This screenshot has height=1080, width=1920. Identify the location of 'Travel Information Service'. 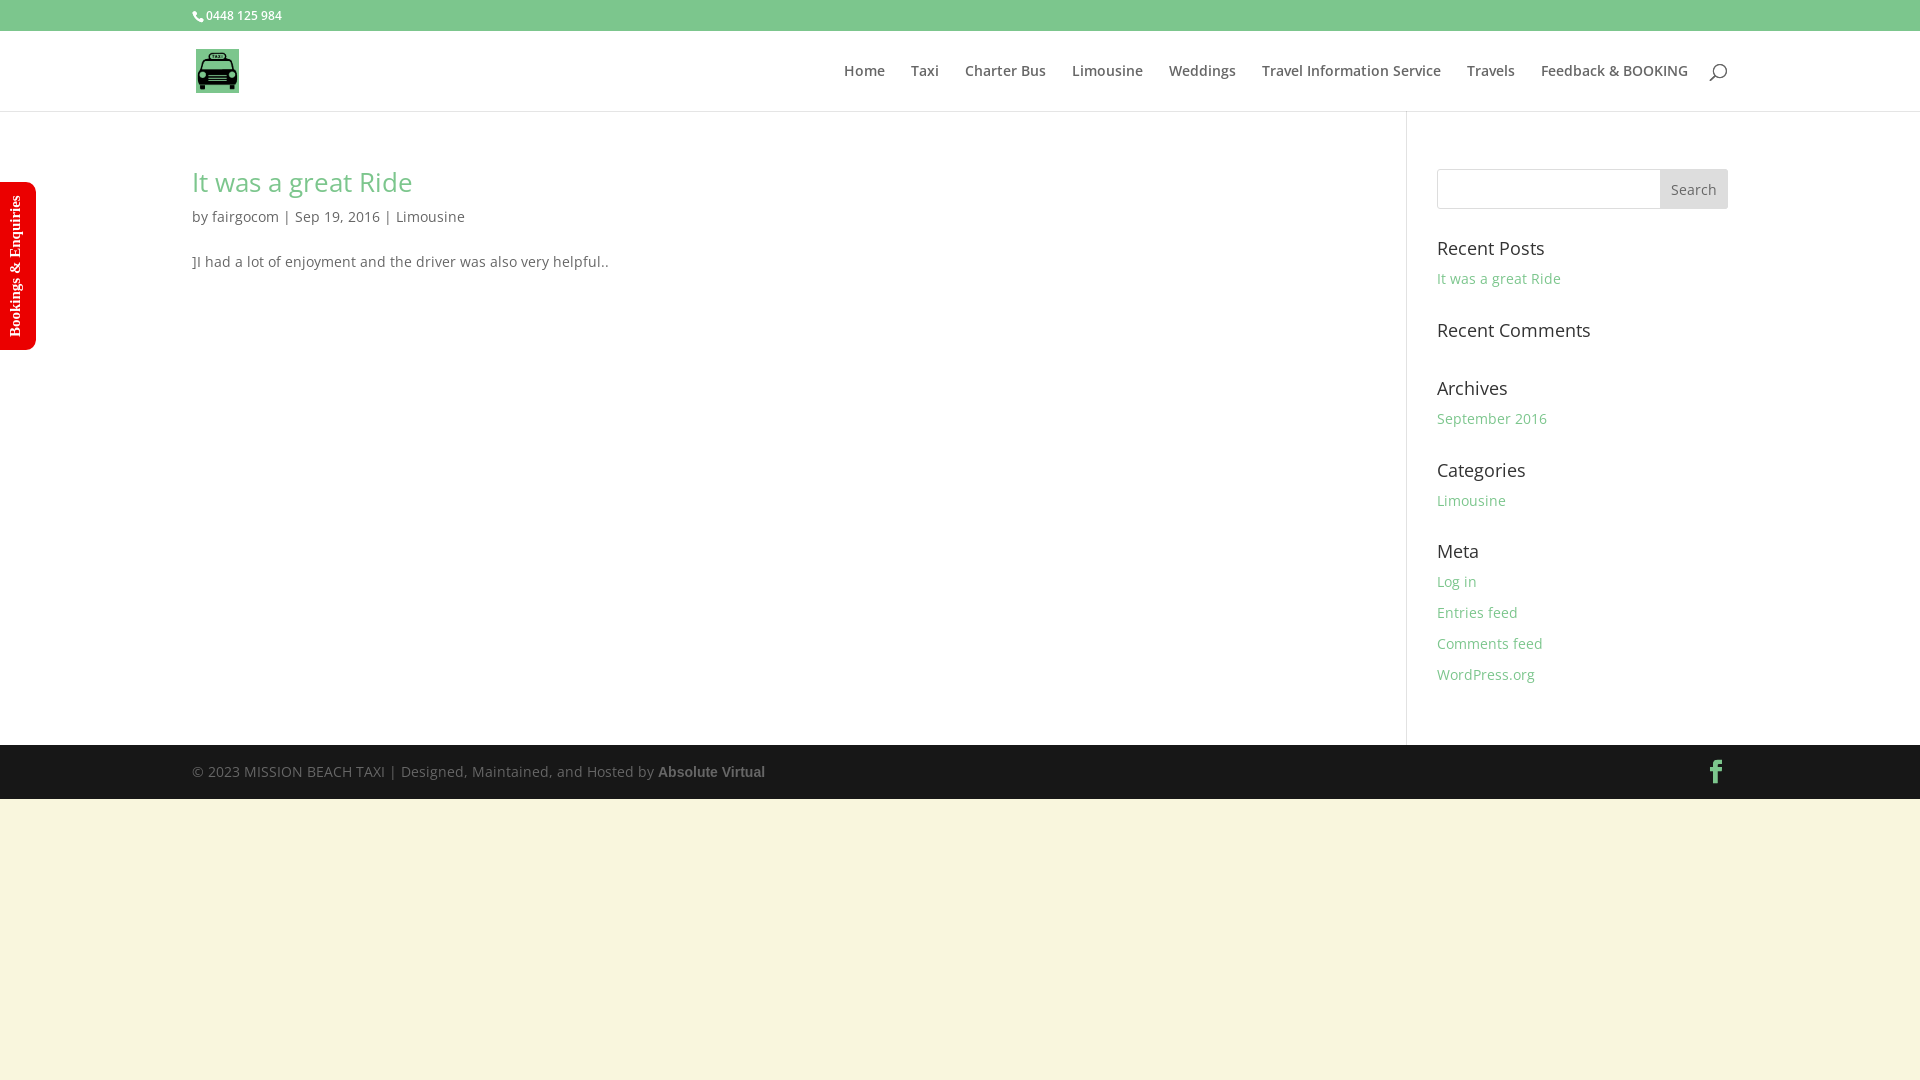
(1351, 86).